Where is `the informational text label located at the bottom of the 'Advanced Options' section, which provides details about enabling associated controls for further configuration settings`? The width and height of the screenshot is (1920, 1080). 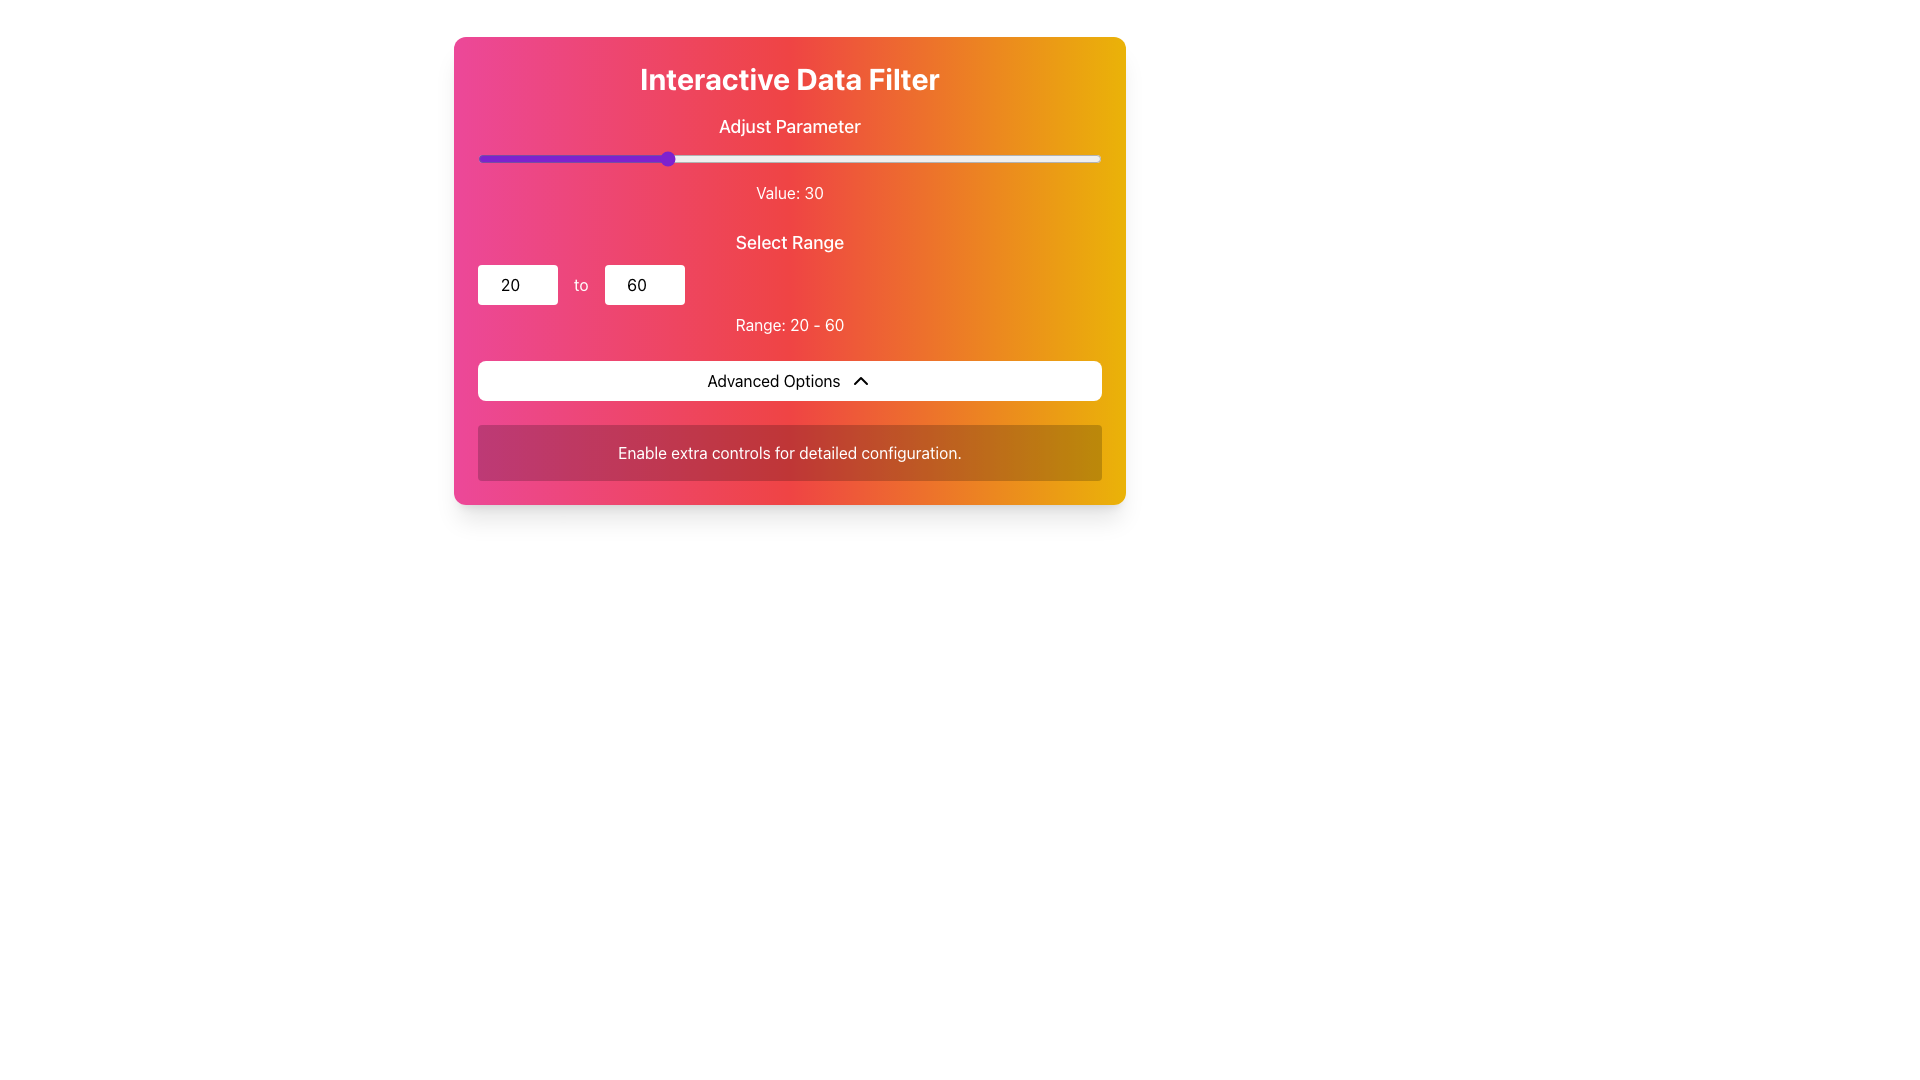
the informational text label located at the bottom of the 'Advanced Options' section, which provides details about enabling associated controls for further configuration settings is located at coordinates (789, 452).